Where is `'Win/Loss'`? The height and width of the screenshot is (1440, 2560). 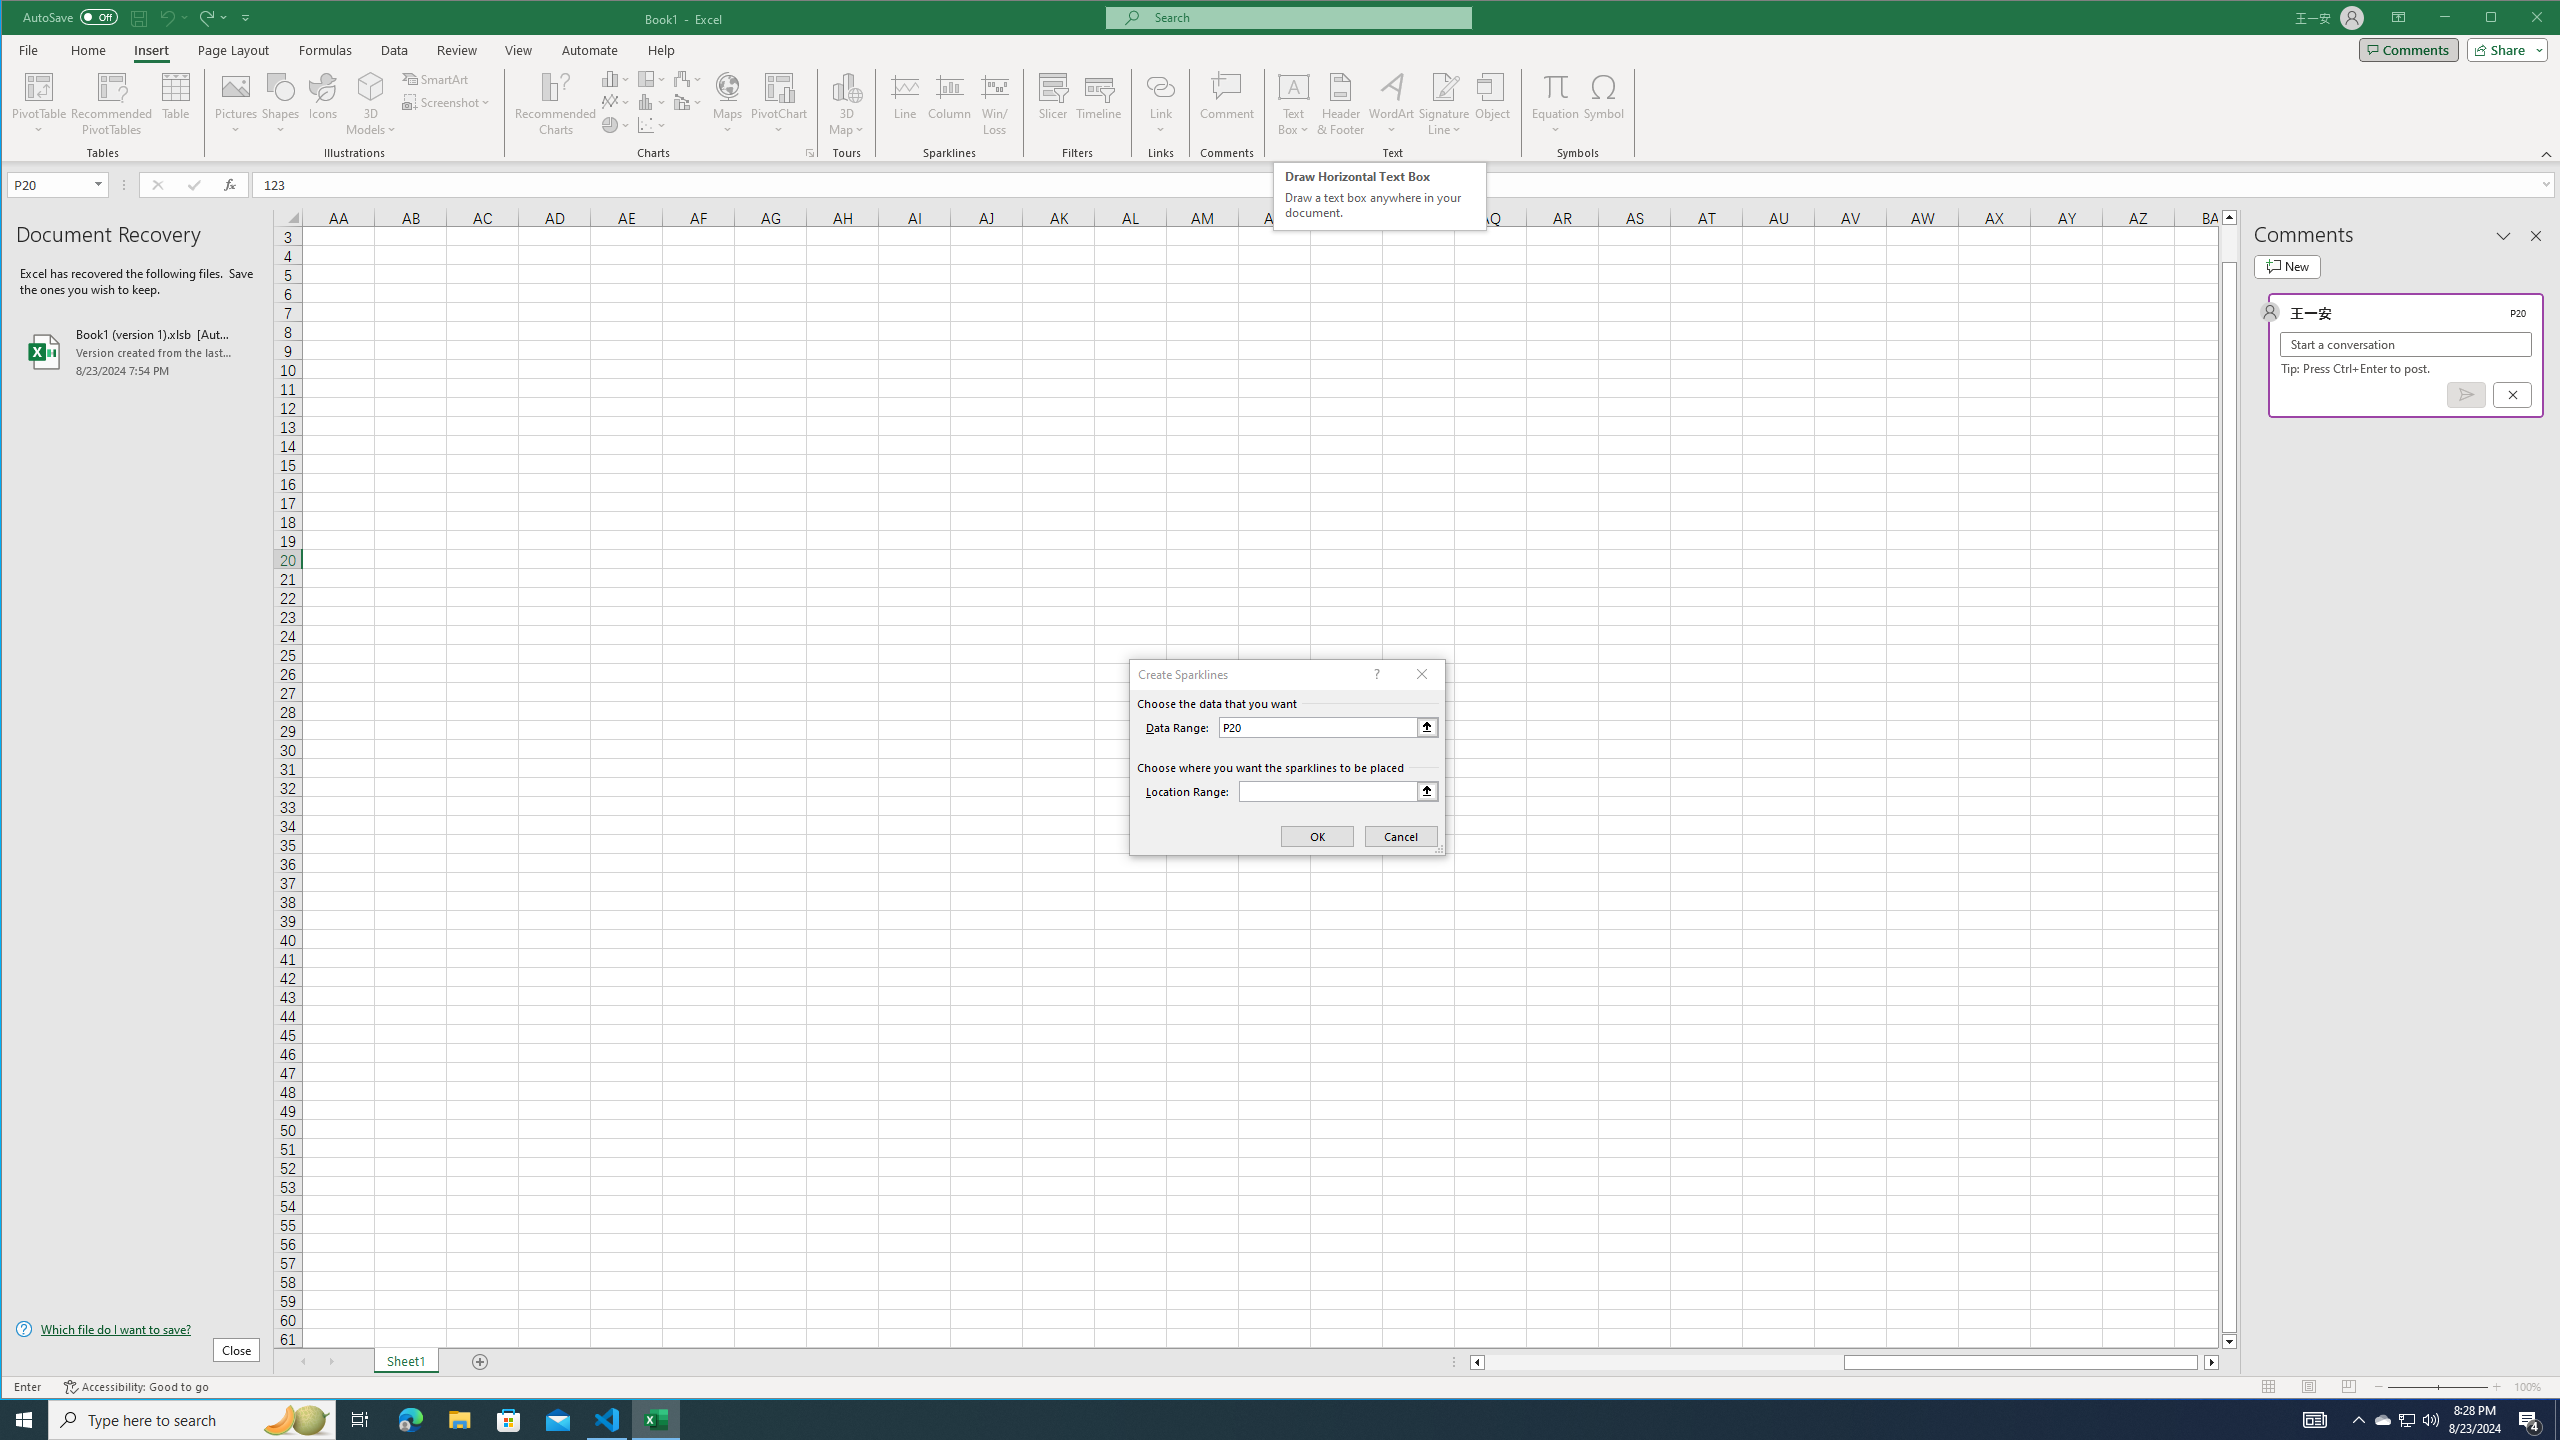 'Win/Loss' is located at coordinates (994, 103).